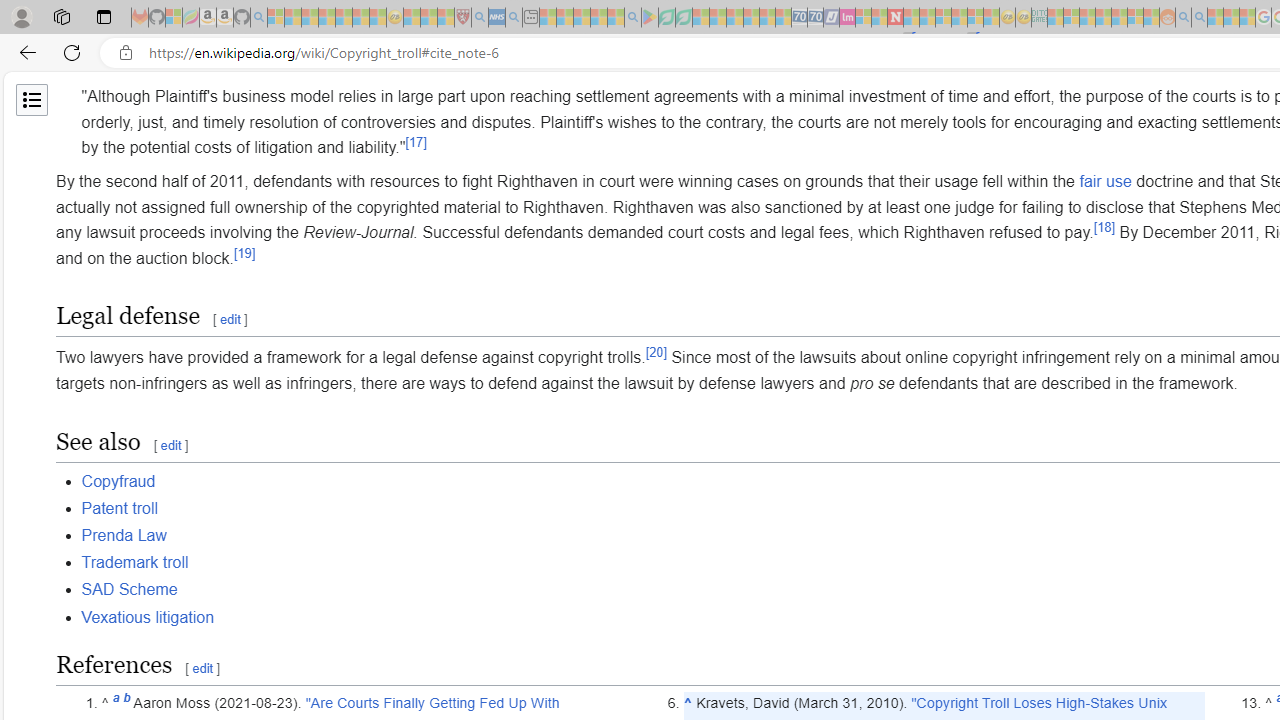 The height and width of the screenshot is (720, 1280). What do you see at coordinates (910, 17) in the screenshot?
I see `'Trusted Community Engagement and Contributions | Guidelines'` at bounding box center [910, 17].